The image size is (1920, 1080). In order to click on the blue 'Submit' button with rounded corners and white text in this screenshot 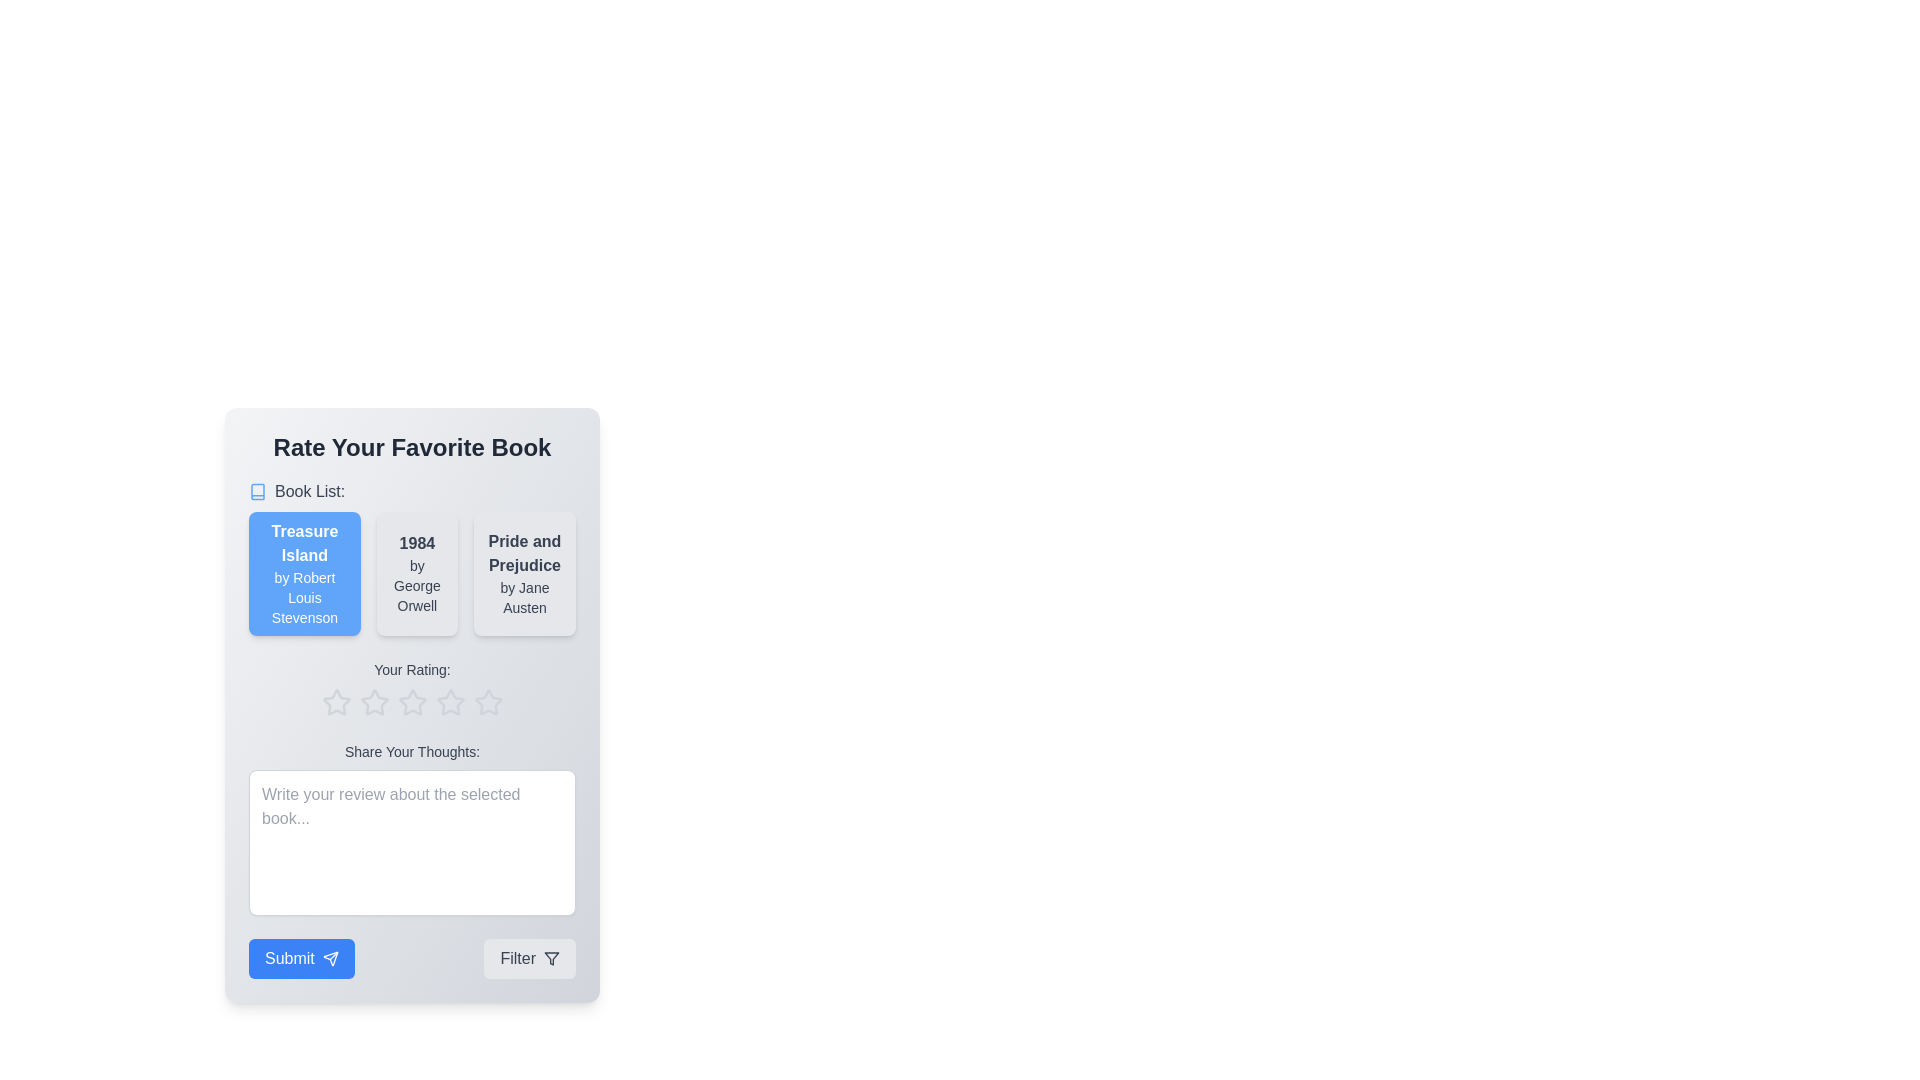, I will do `click(300, 958)`.